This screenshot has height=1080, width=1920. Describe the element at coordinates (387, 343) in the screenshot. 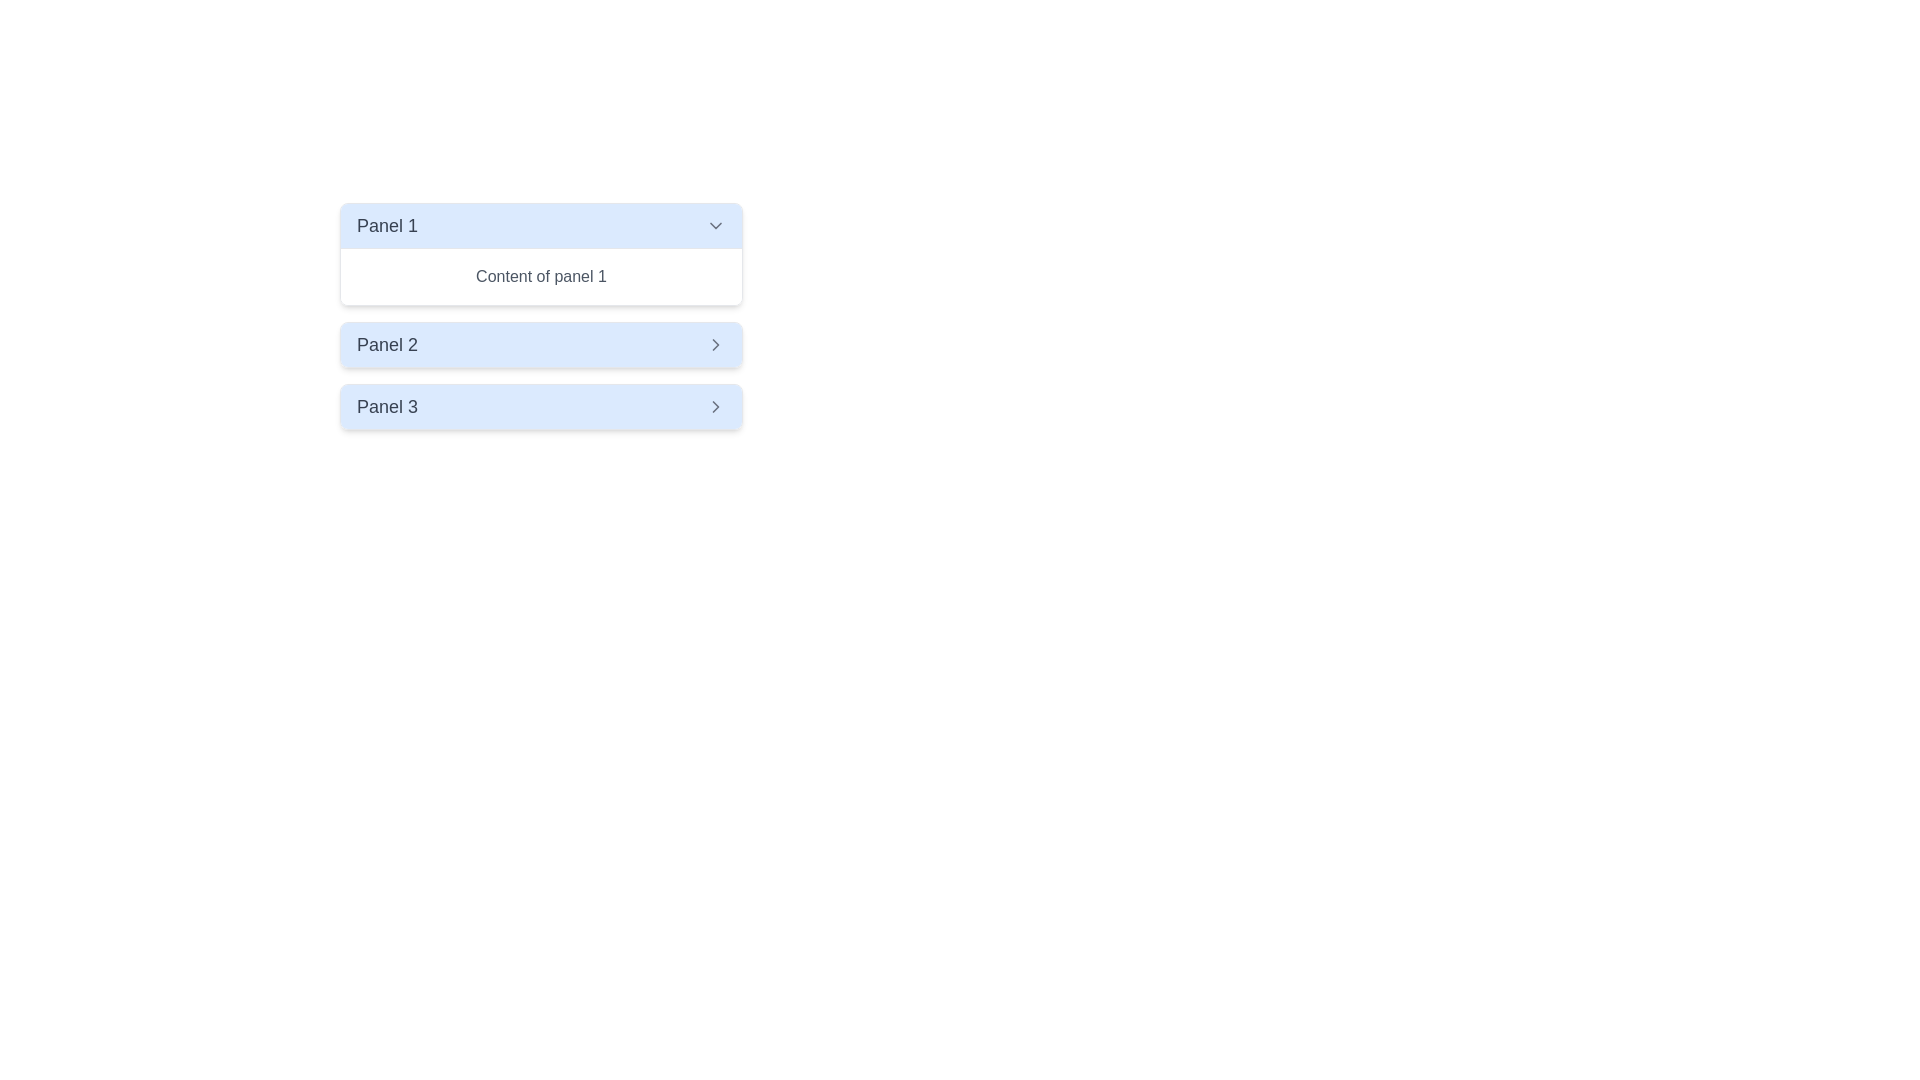

I see `the text label indicating 'Panel 2'` at that location.